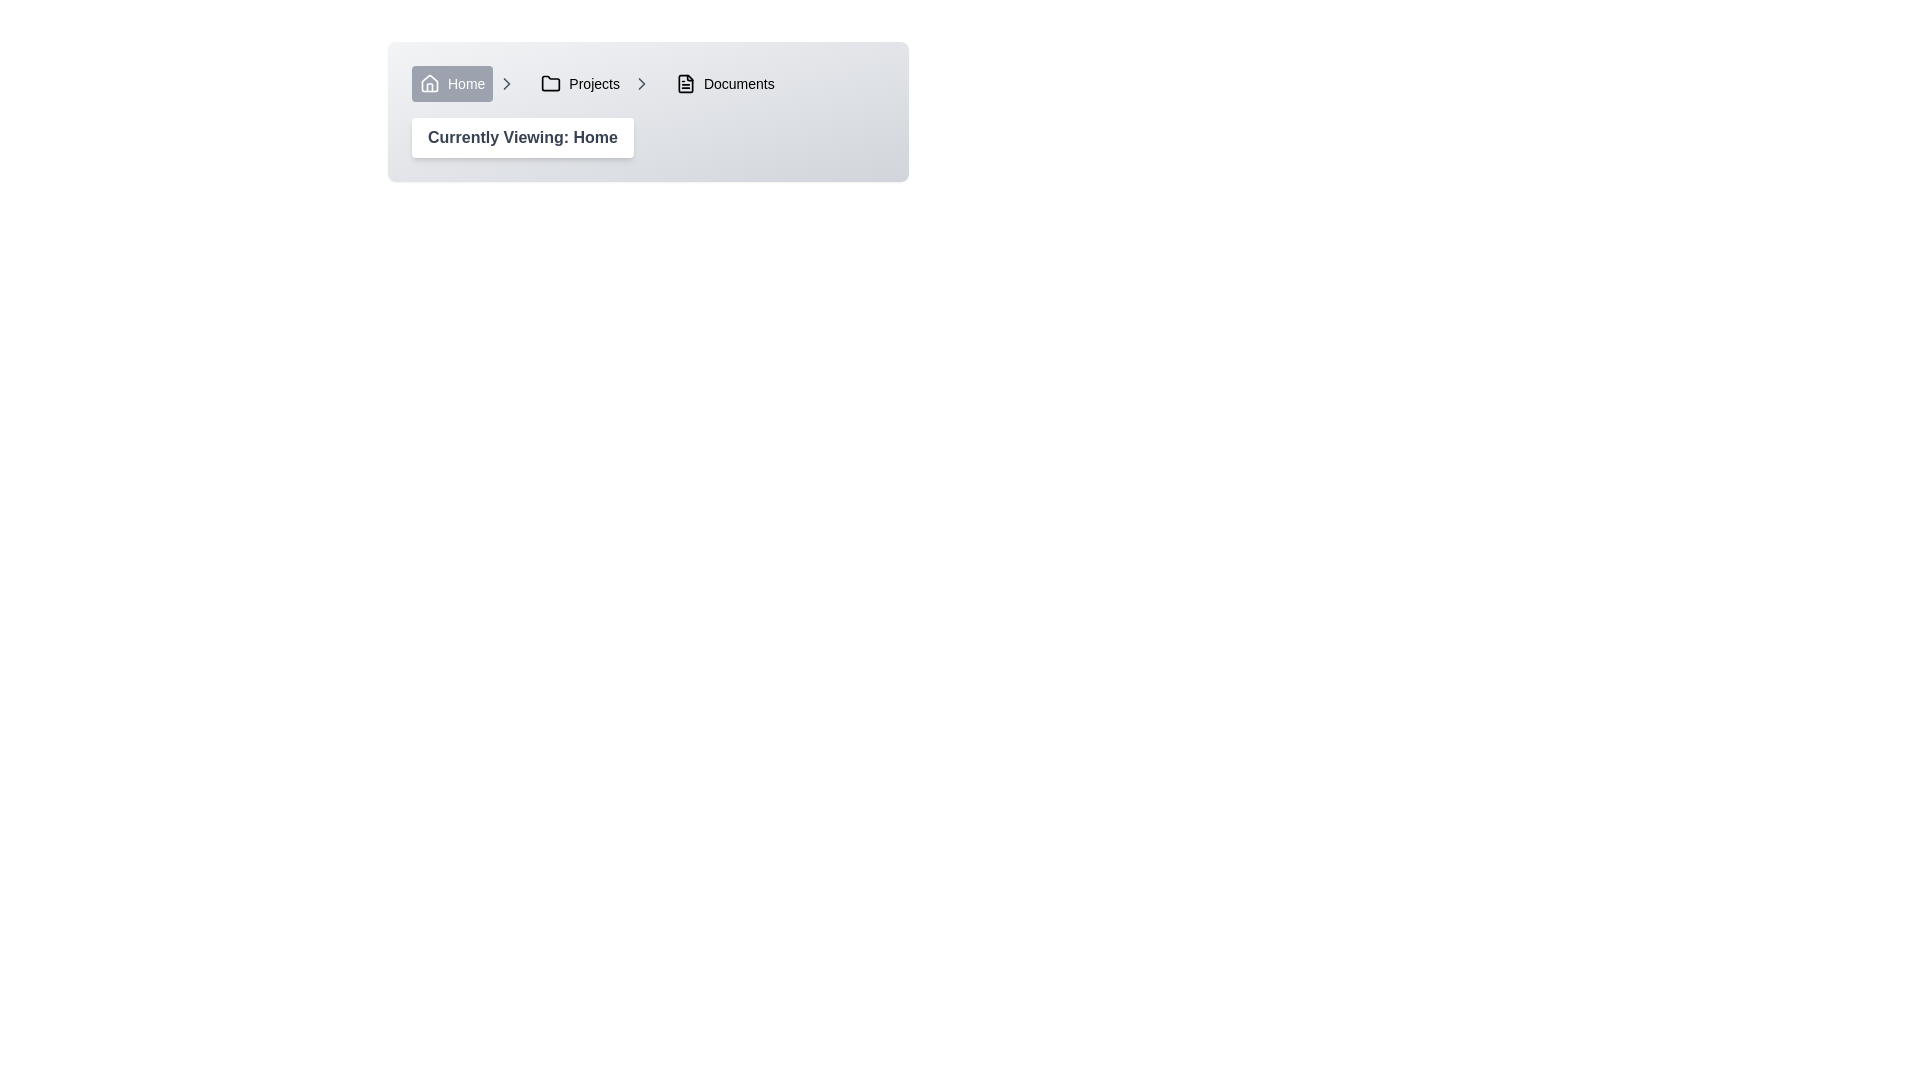  Describe the element at coordinates (648, 83) in the screenshot. I see `an individual breadcrumb item in the Breadcrumb Navigation Bar` at that location.